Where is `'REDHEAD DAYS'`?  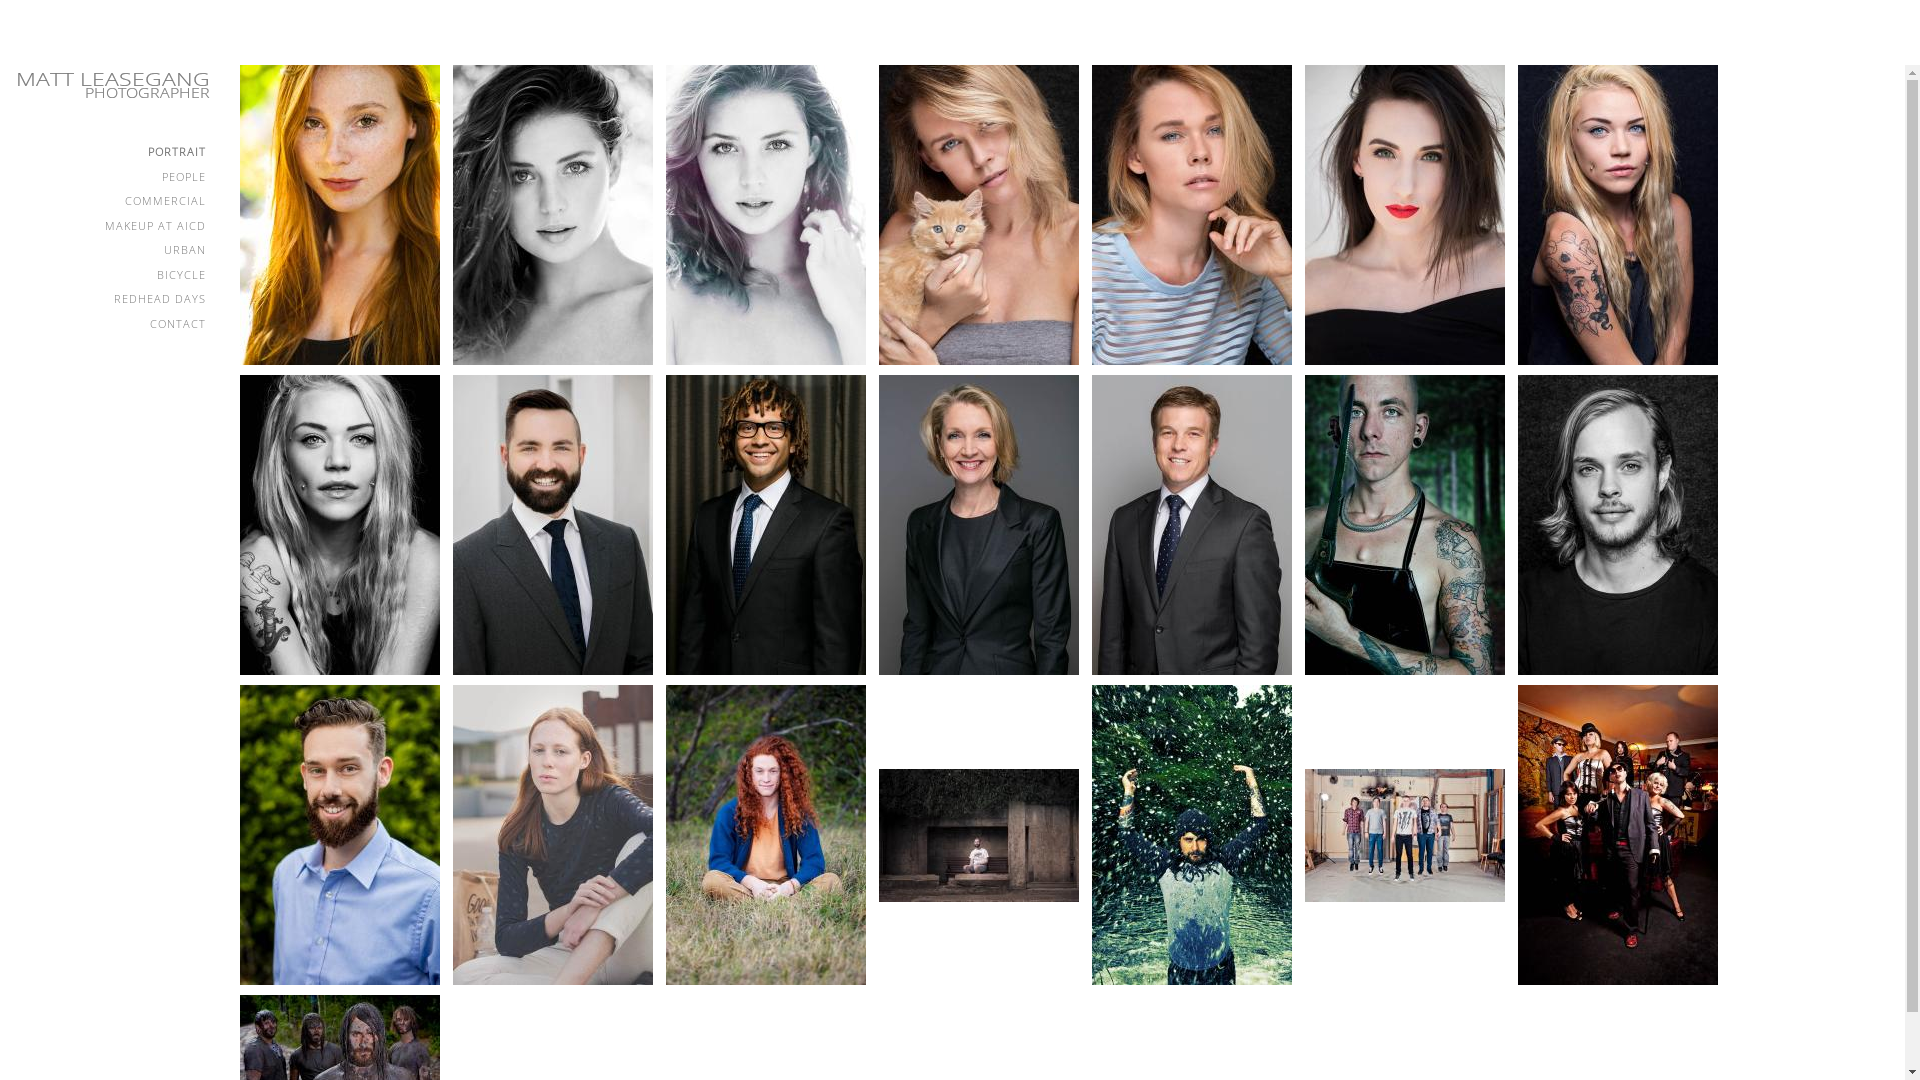 'REDHEAD DAYS' is located at coordinates (109, 299).